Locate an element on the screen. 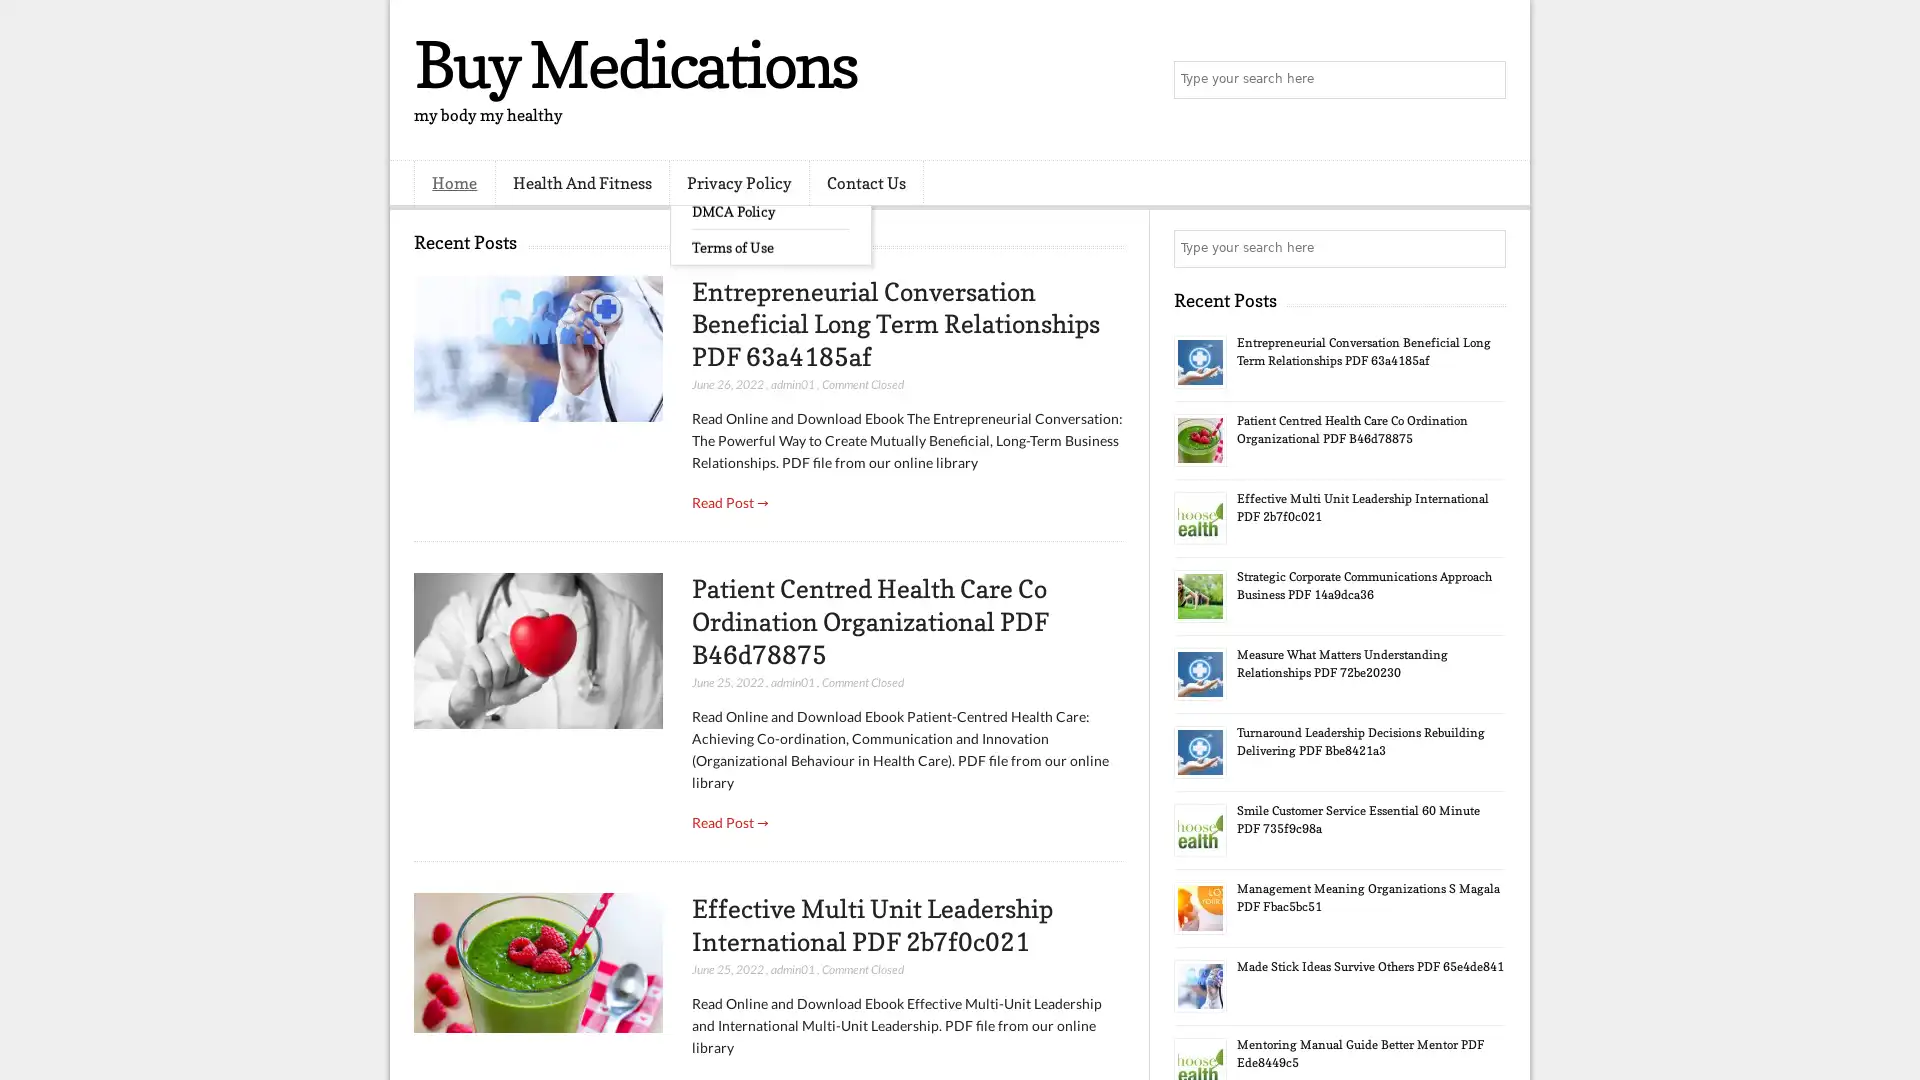 This screenshot has height=1080, width=1920. Search is located at coordinates (1485, 248).